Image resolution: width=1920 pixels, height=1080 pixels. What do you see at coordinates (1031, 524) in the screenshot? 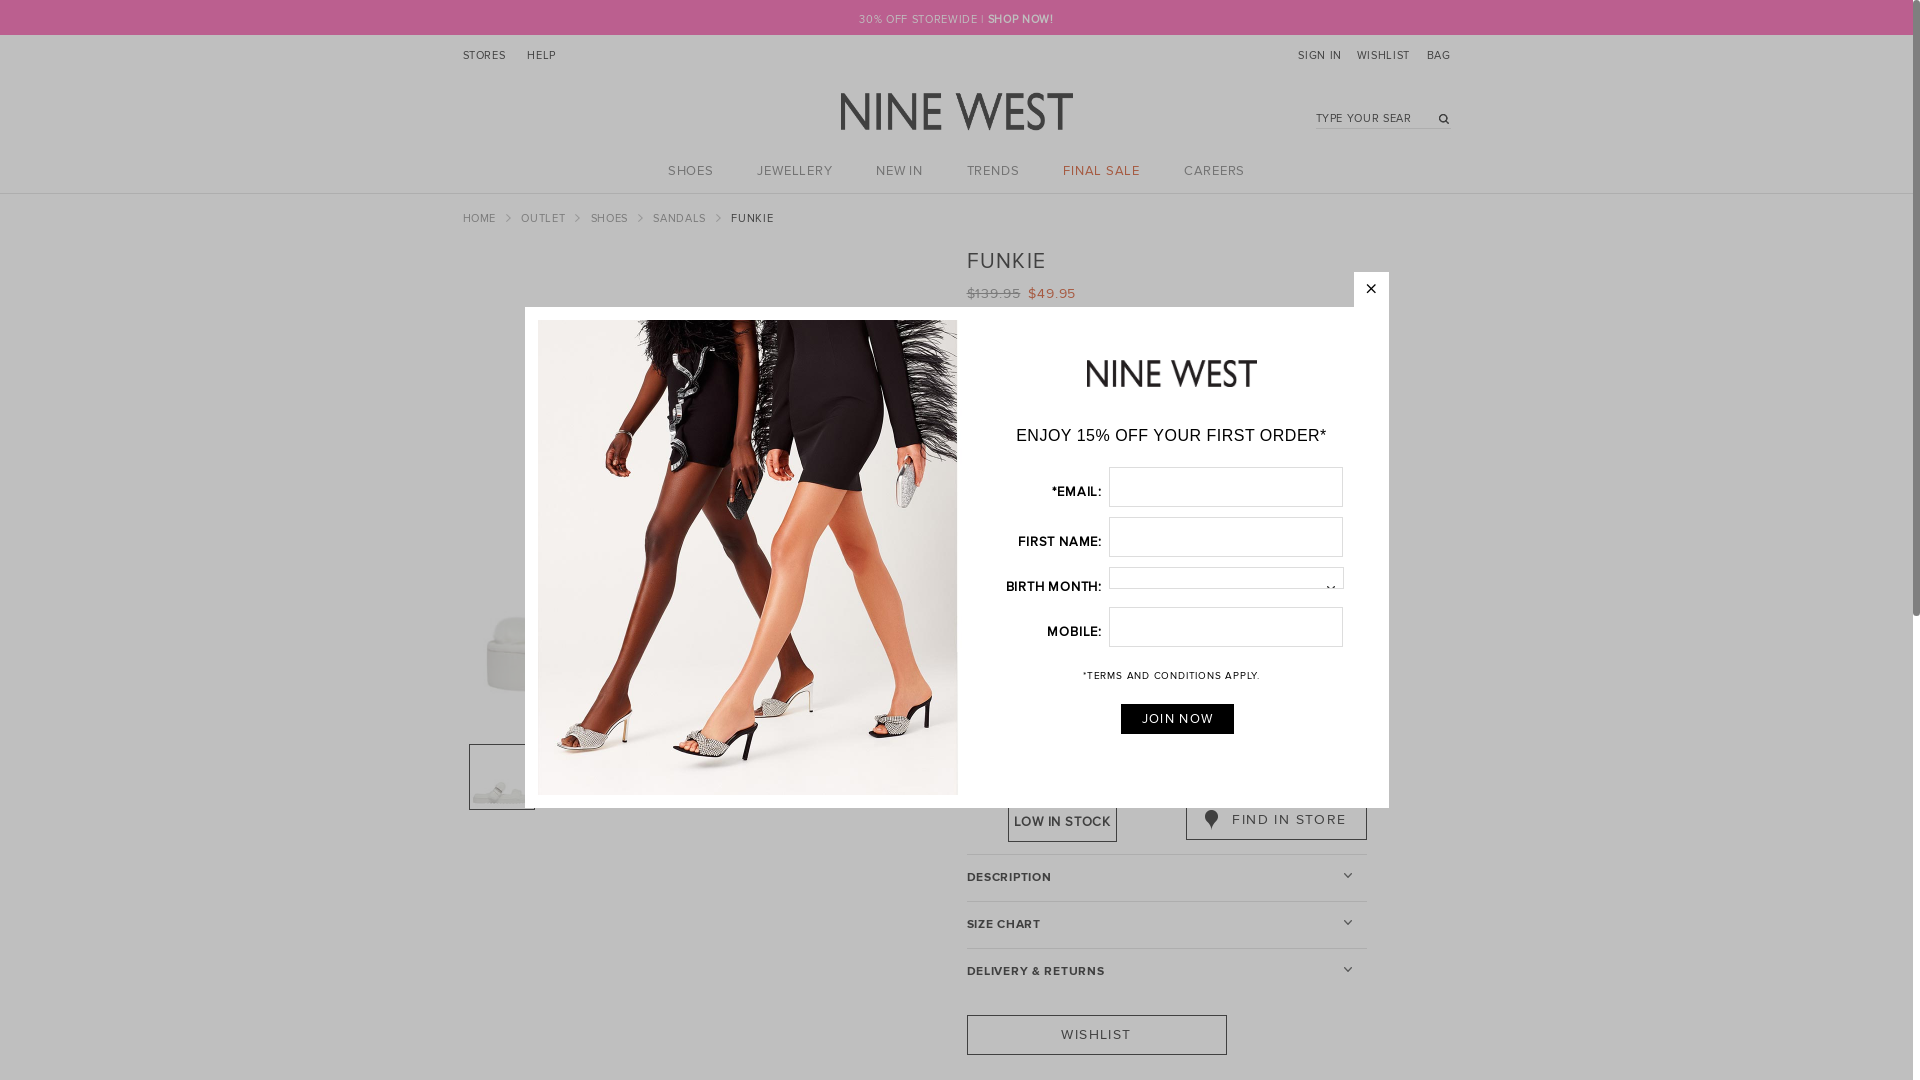
I see `'8'` at bounding box center [1031, 524].